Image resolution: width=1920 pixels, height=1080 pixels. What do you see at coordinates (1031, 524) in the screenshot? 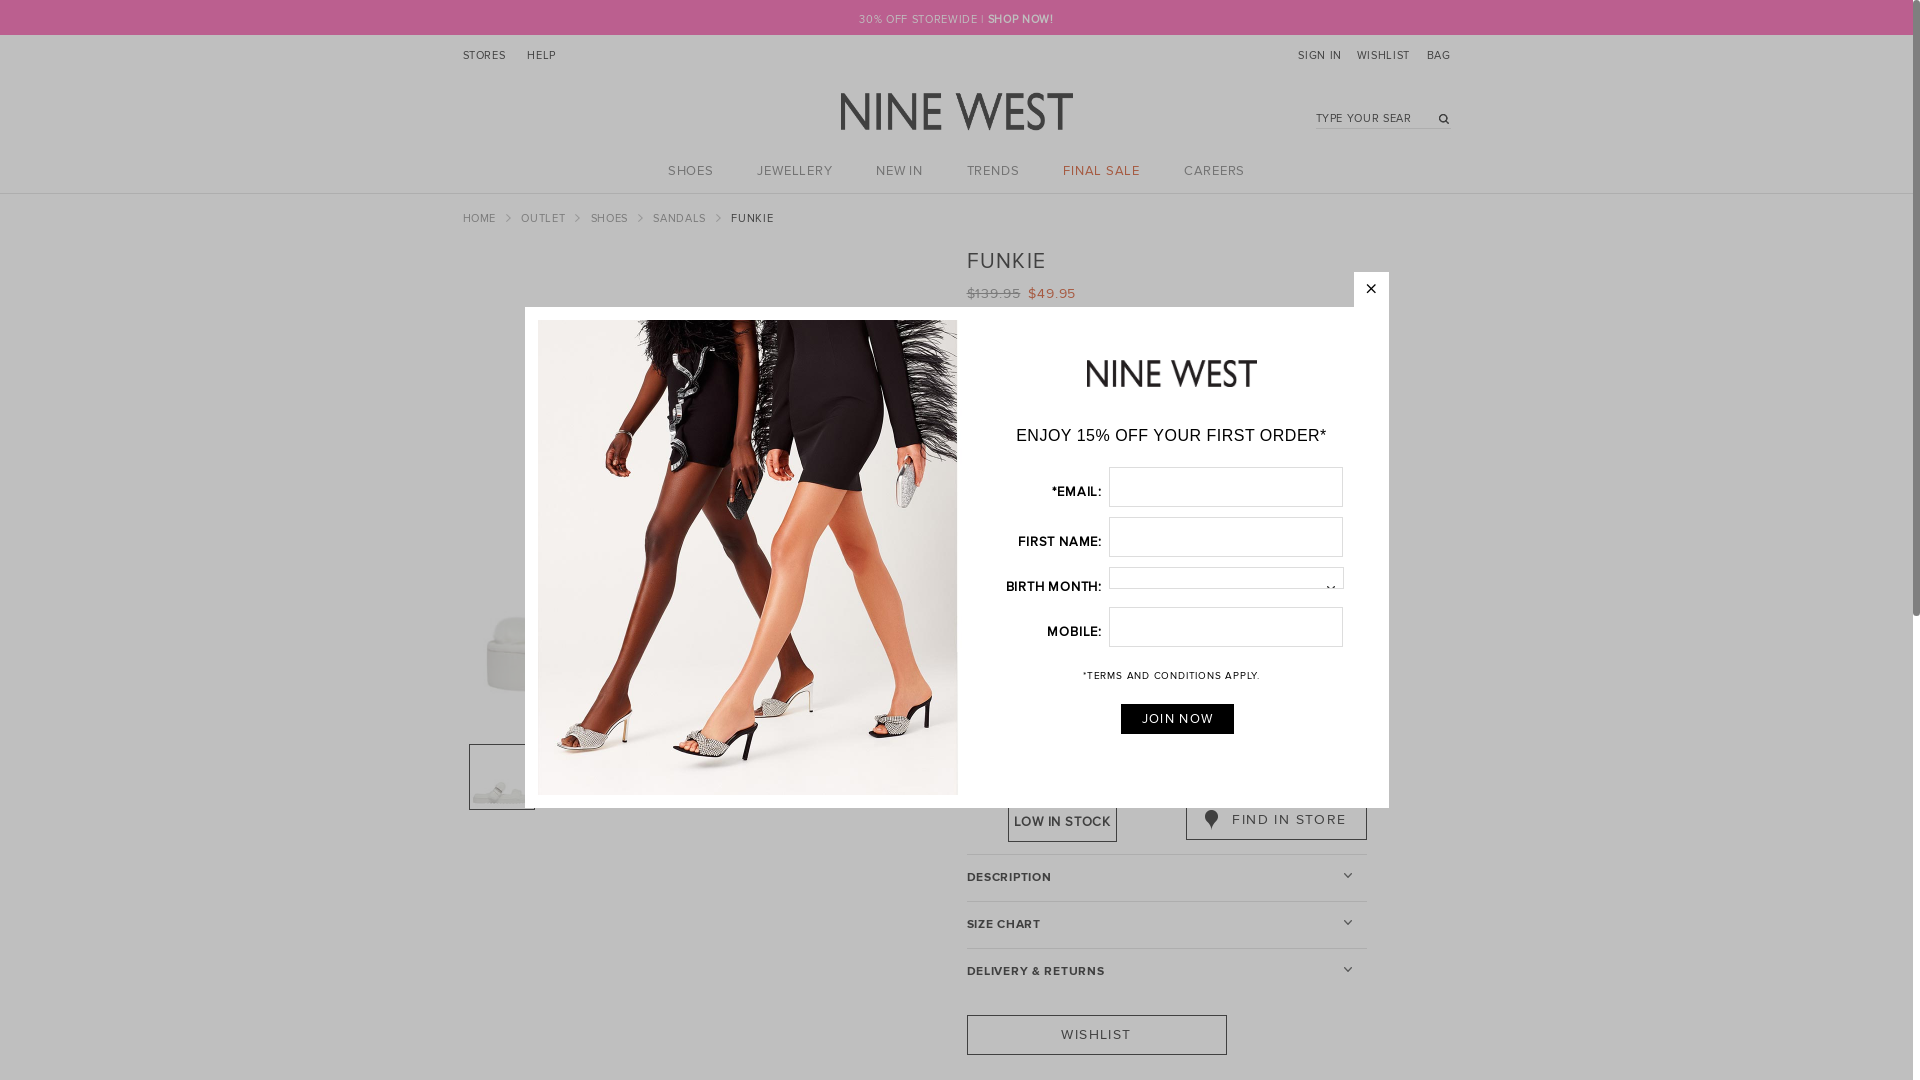
I see `'8'` at bounding box center [1031, 524].